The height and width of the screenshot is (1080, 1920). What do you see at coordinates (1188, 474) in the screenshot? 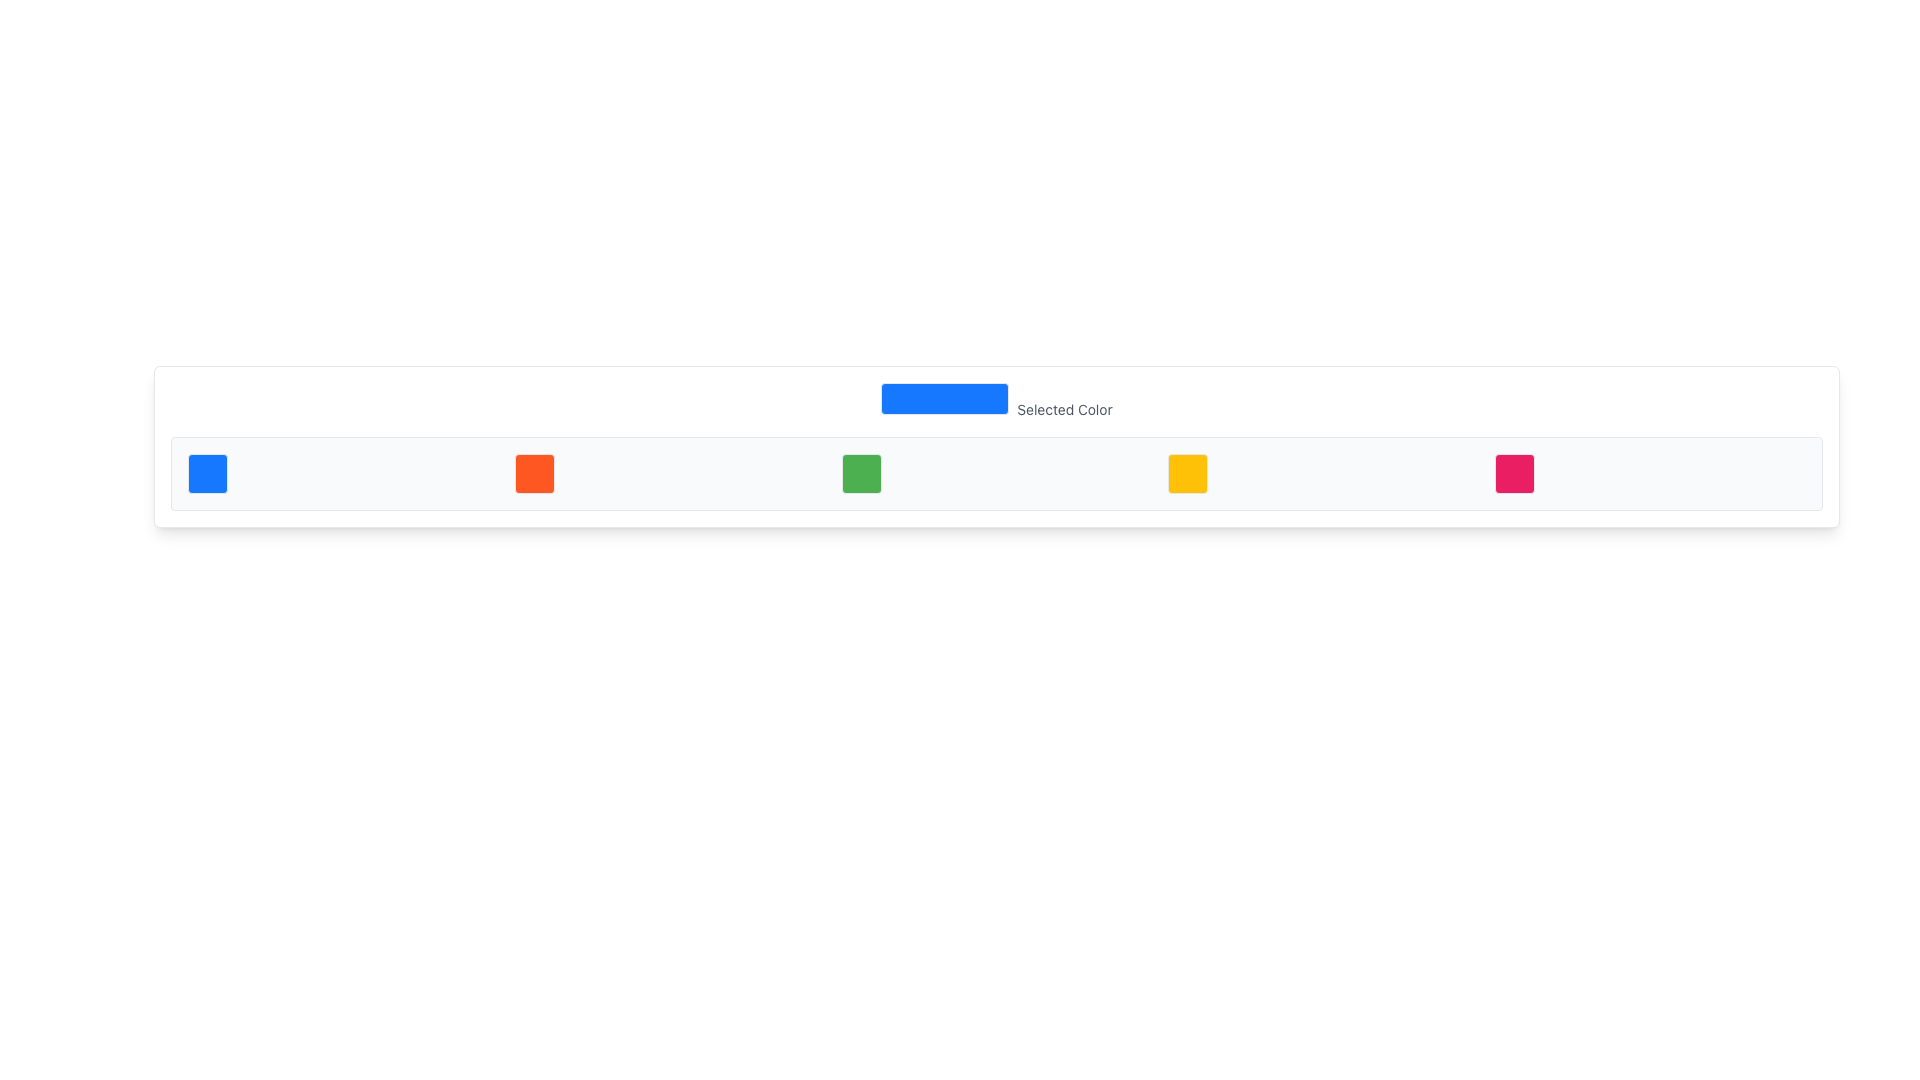
I see `the selectable color block element with a yellow background, positioned as the fourth item in a grid of five squares` at bounding box center [1188, 474].